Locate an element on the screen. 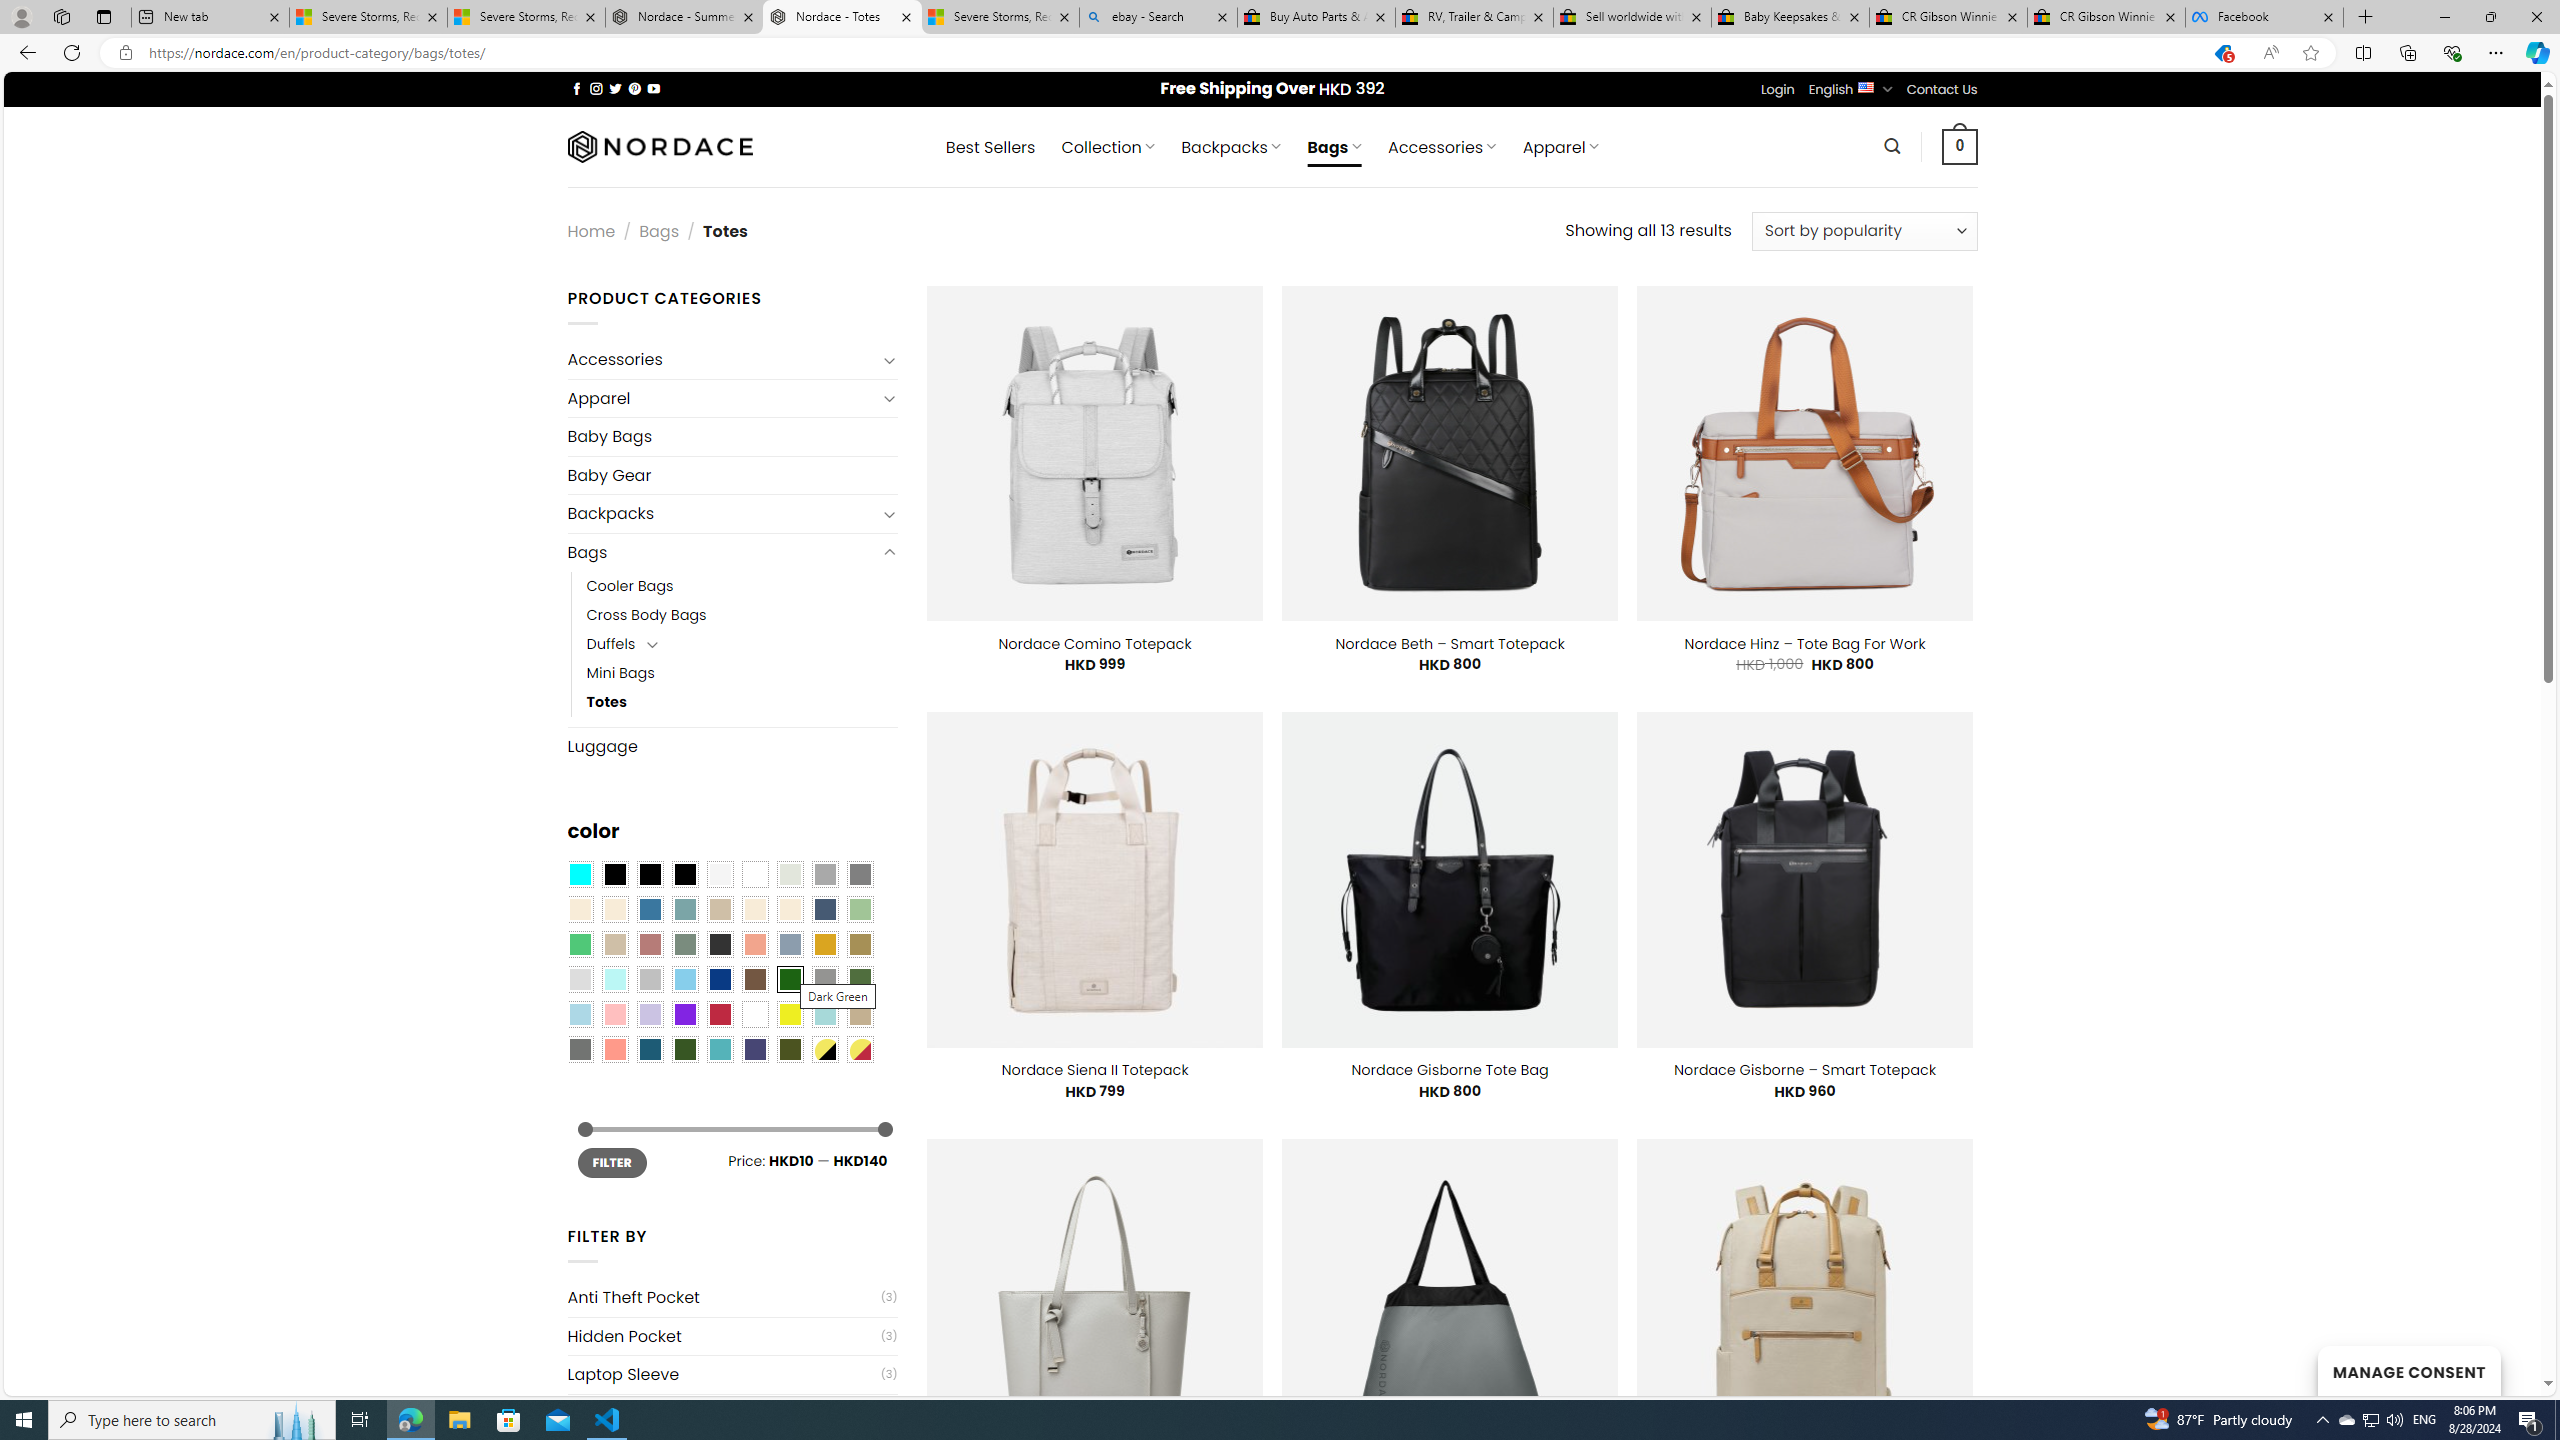 The height and width of the screenshot is (1440, 2560). 'Laptop Sleeve' is located at coordinates (722, 1374).